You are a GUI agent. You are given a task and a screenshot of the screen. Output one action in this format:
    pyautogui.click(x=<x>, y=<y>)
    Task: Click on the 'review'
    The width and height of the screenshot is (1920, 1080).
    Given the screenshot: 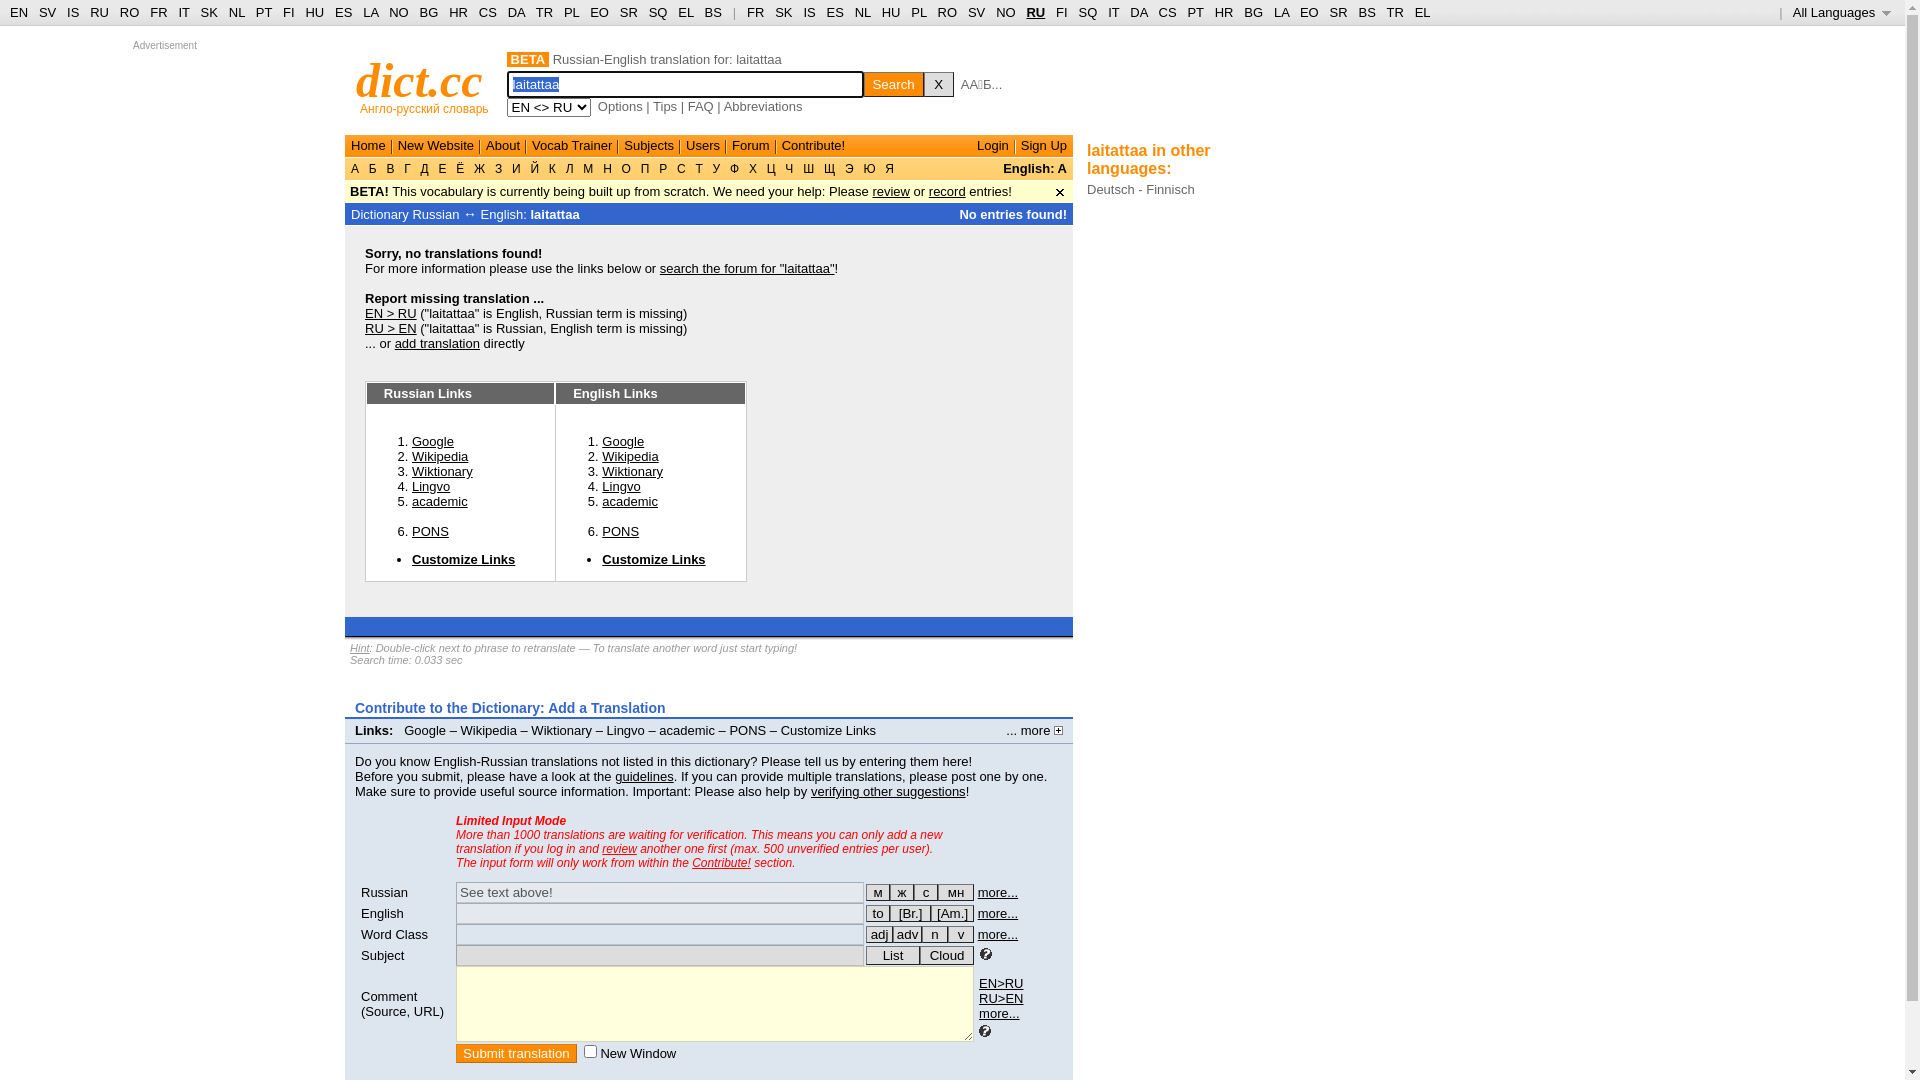 What is the action you would take?
    pyautogui.click(x=890, y=191)
    